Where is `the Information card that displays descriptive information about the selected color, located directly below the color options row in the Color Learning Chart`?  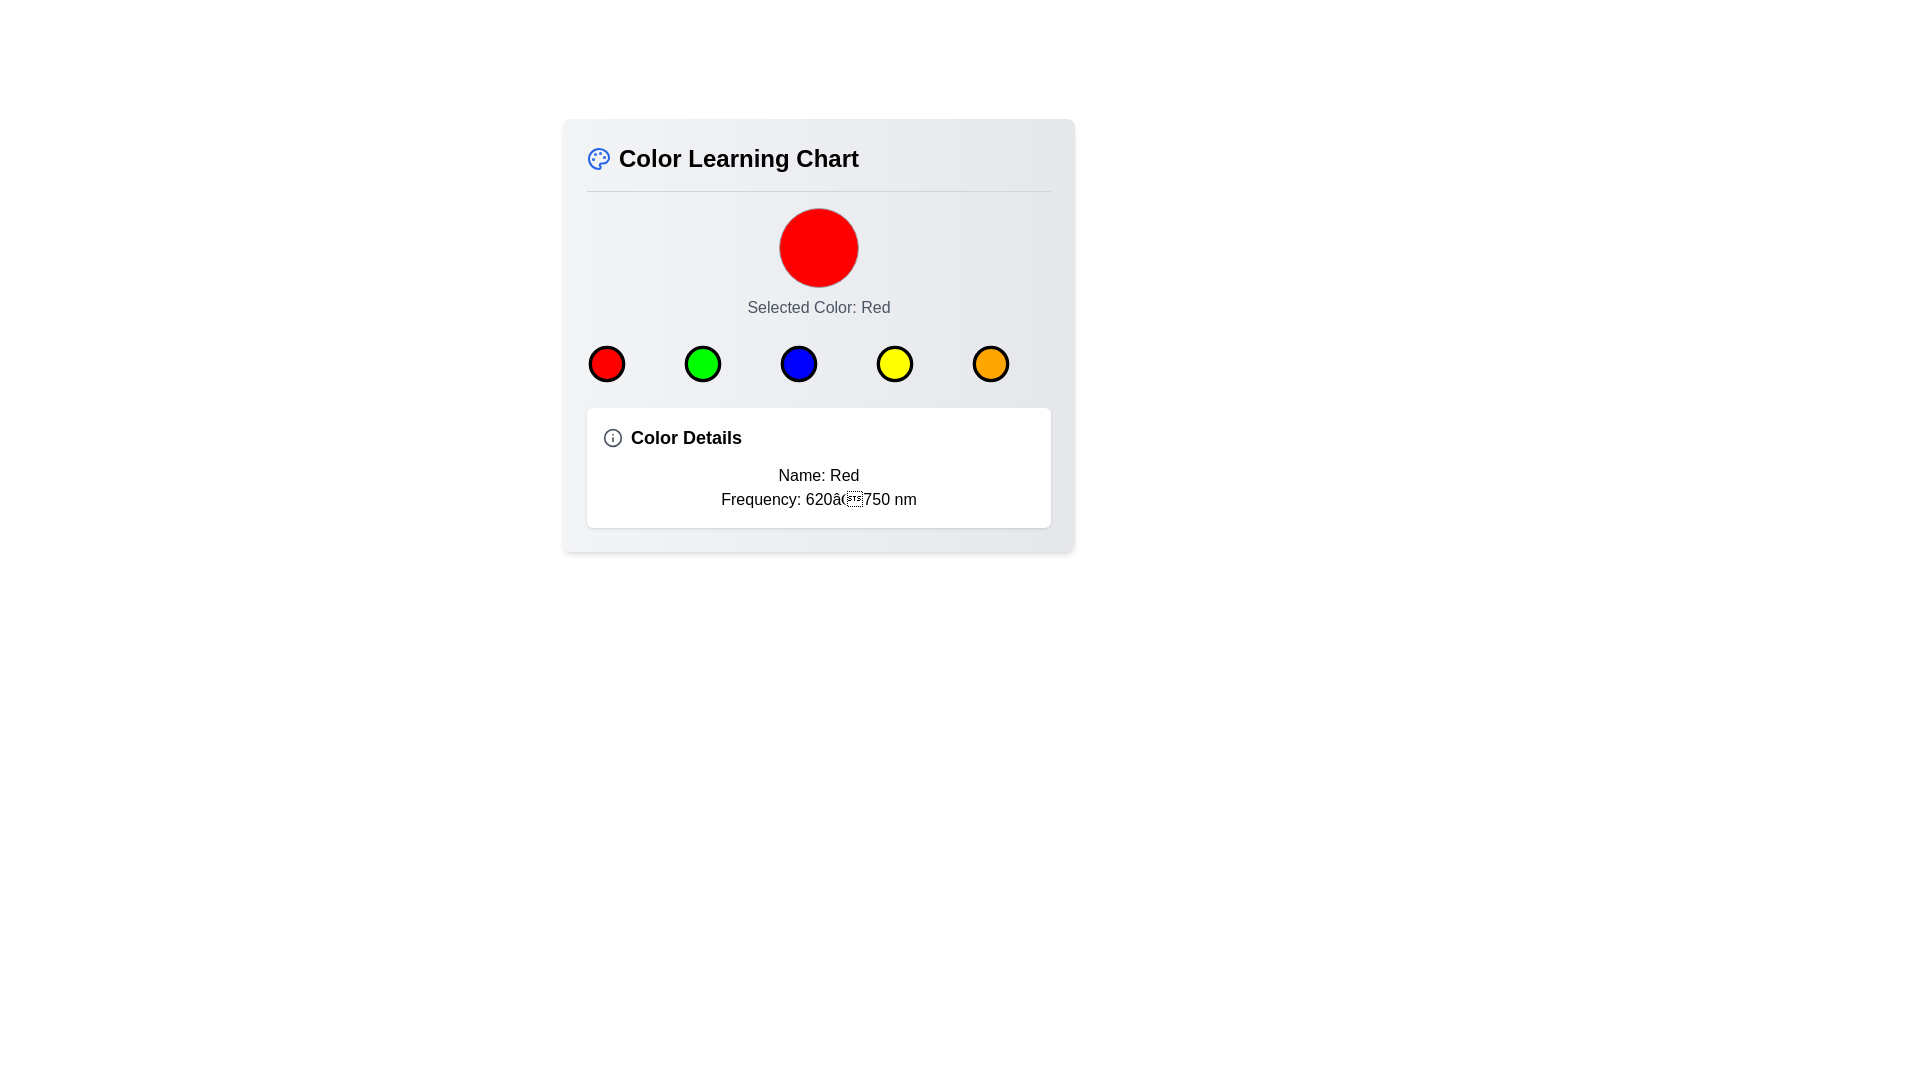
the Information card that displays descriptive information about the selected color, located directly below the color options row in the Color Learning Chart is located at coordinates (819, 467).